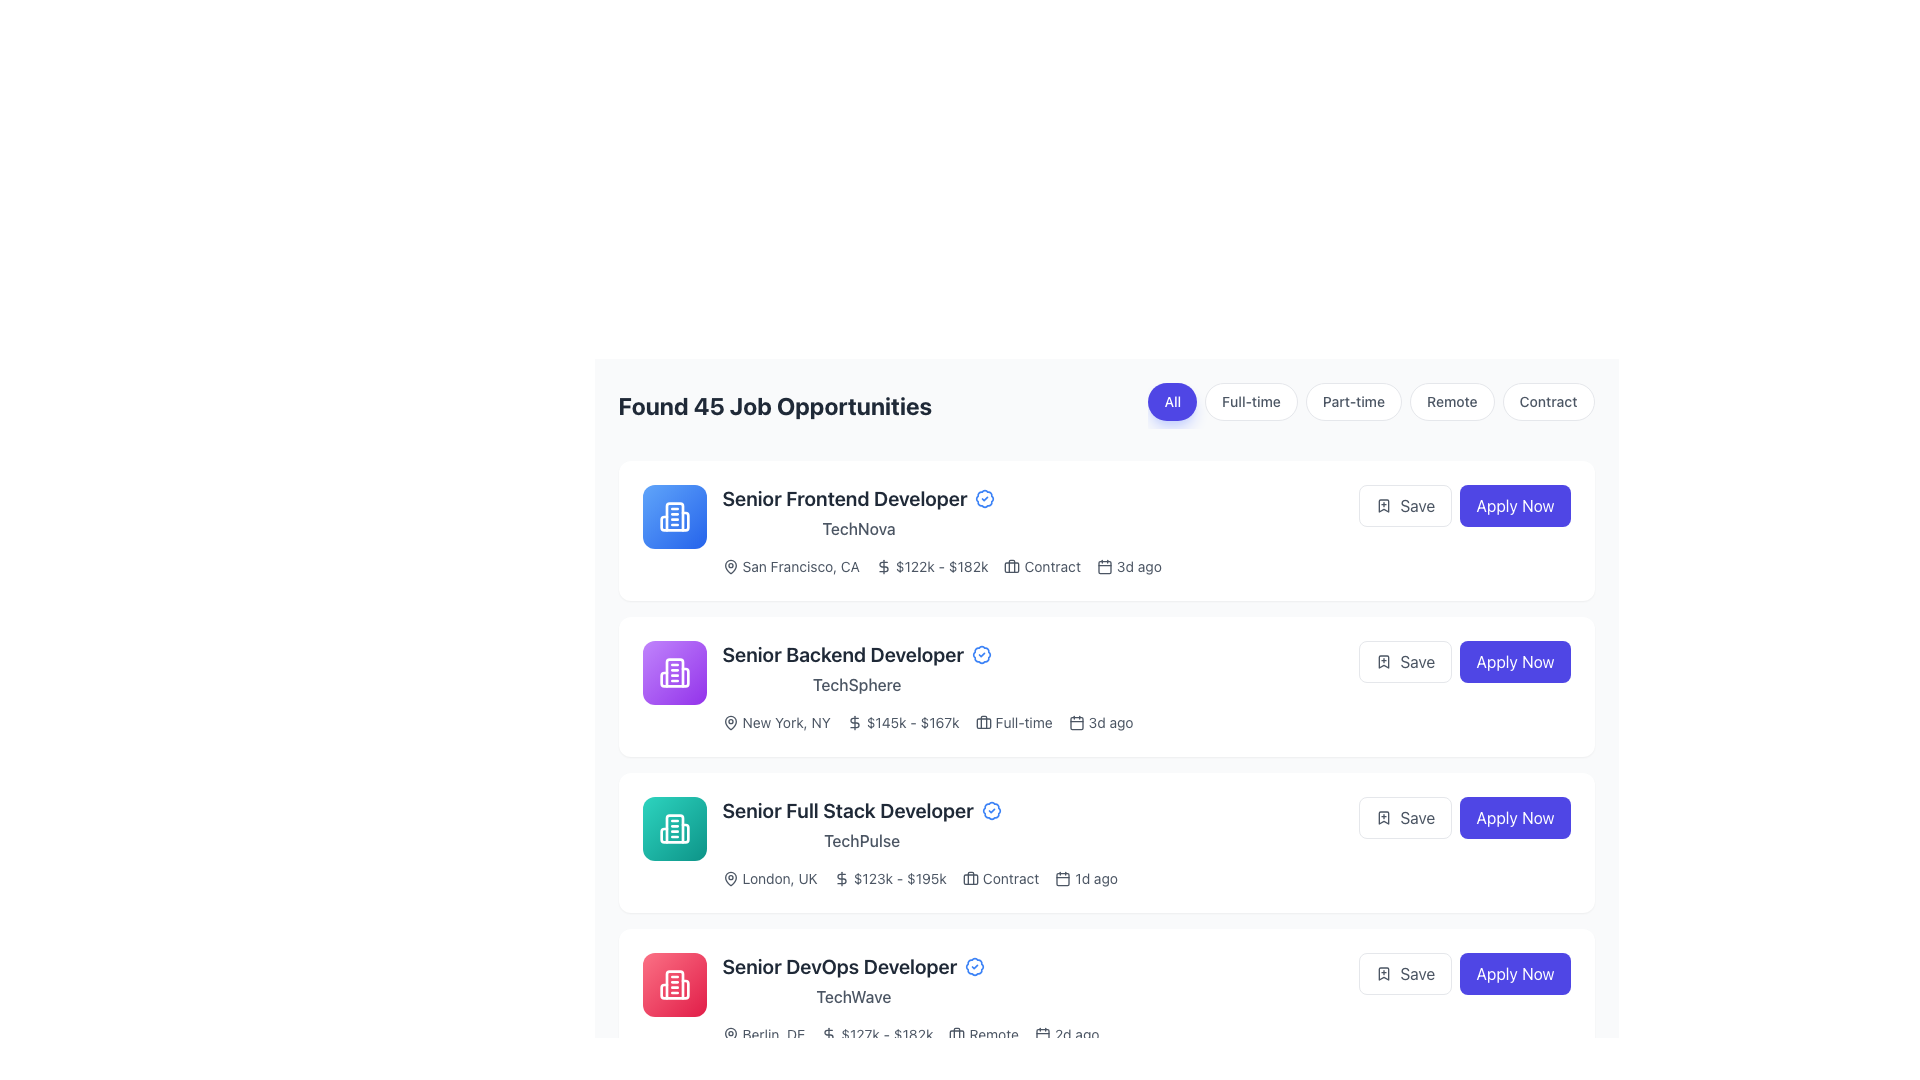 The height and width of the screenshot is (1080, 1920). I want to click on the 'Save' button with a bookmark icon located in the third job listing from the top, which is styled with a light gray border and has a gray text label, so click(1404, 817).